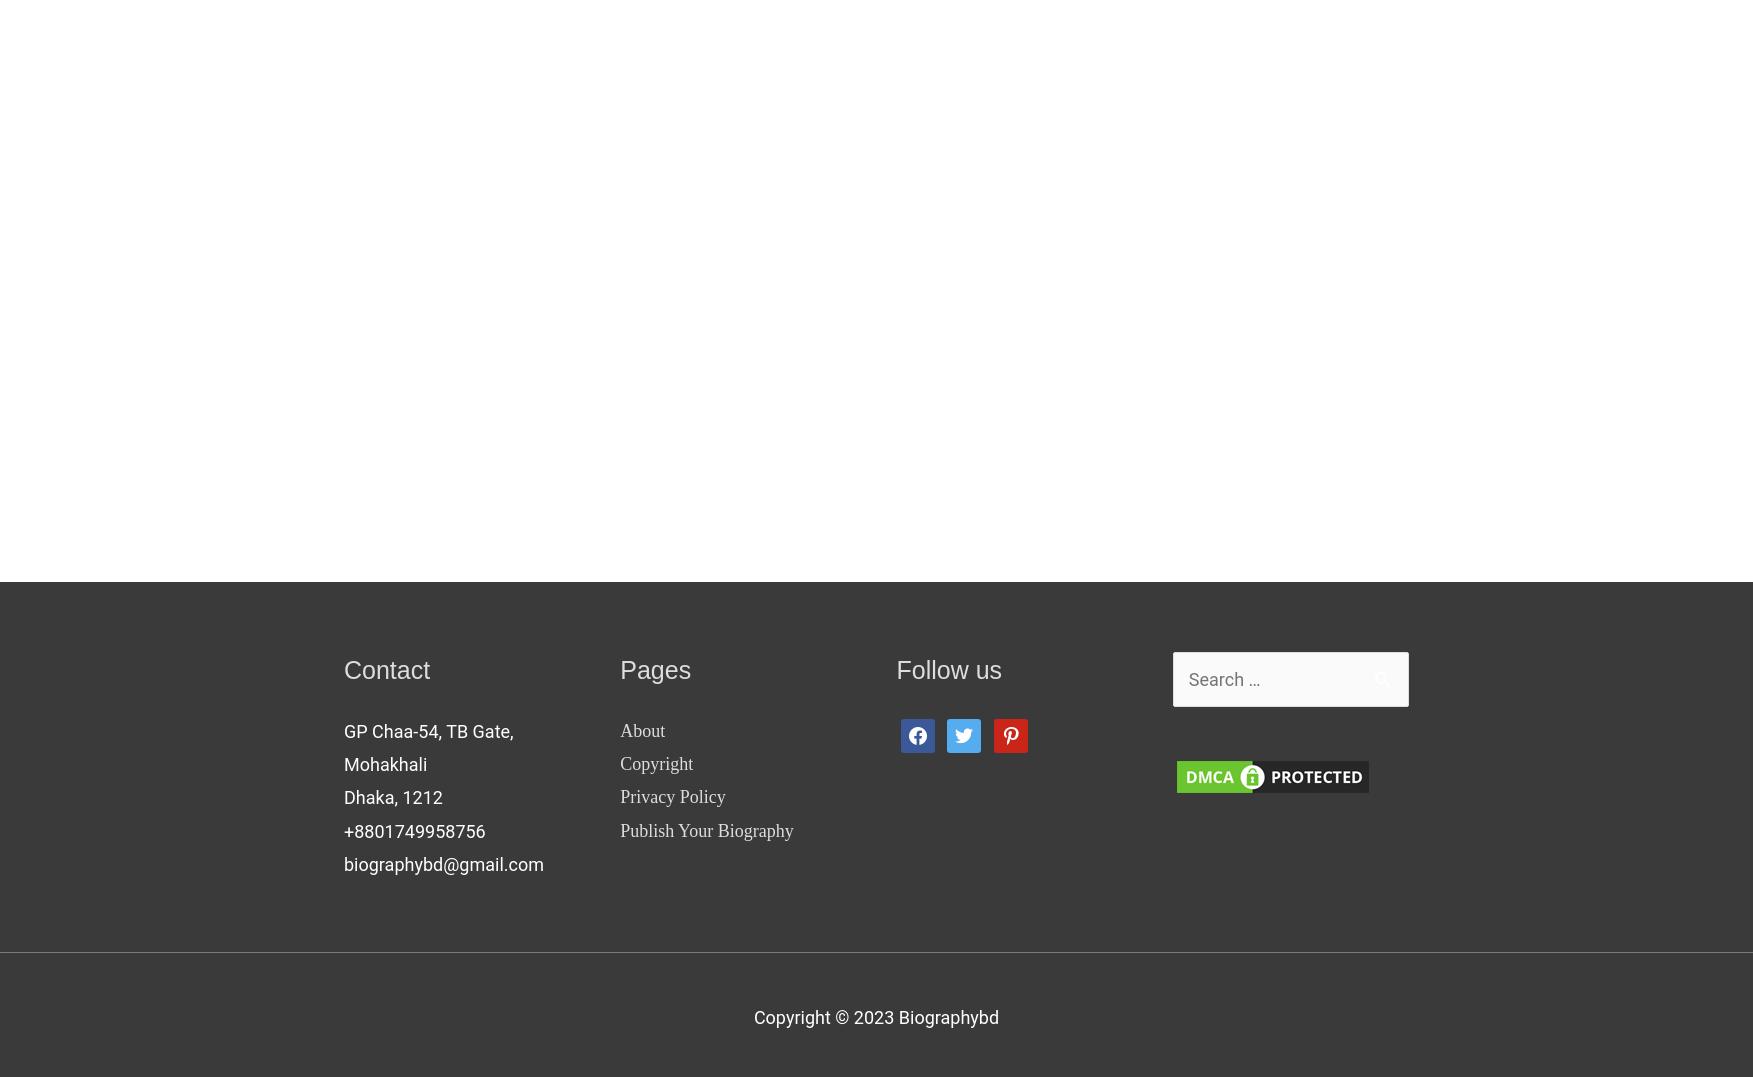 The height and width of the screenshot is (1077, 1753). Describe the element at coordinates (369, 797) in the screenshot. I see `'Dhaka'` at that location.